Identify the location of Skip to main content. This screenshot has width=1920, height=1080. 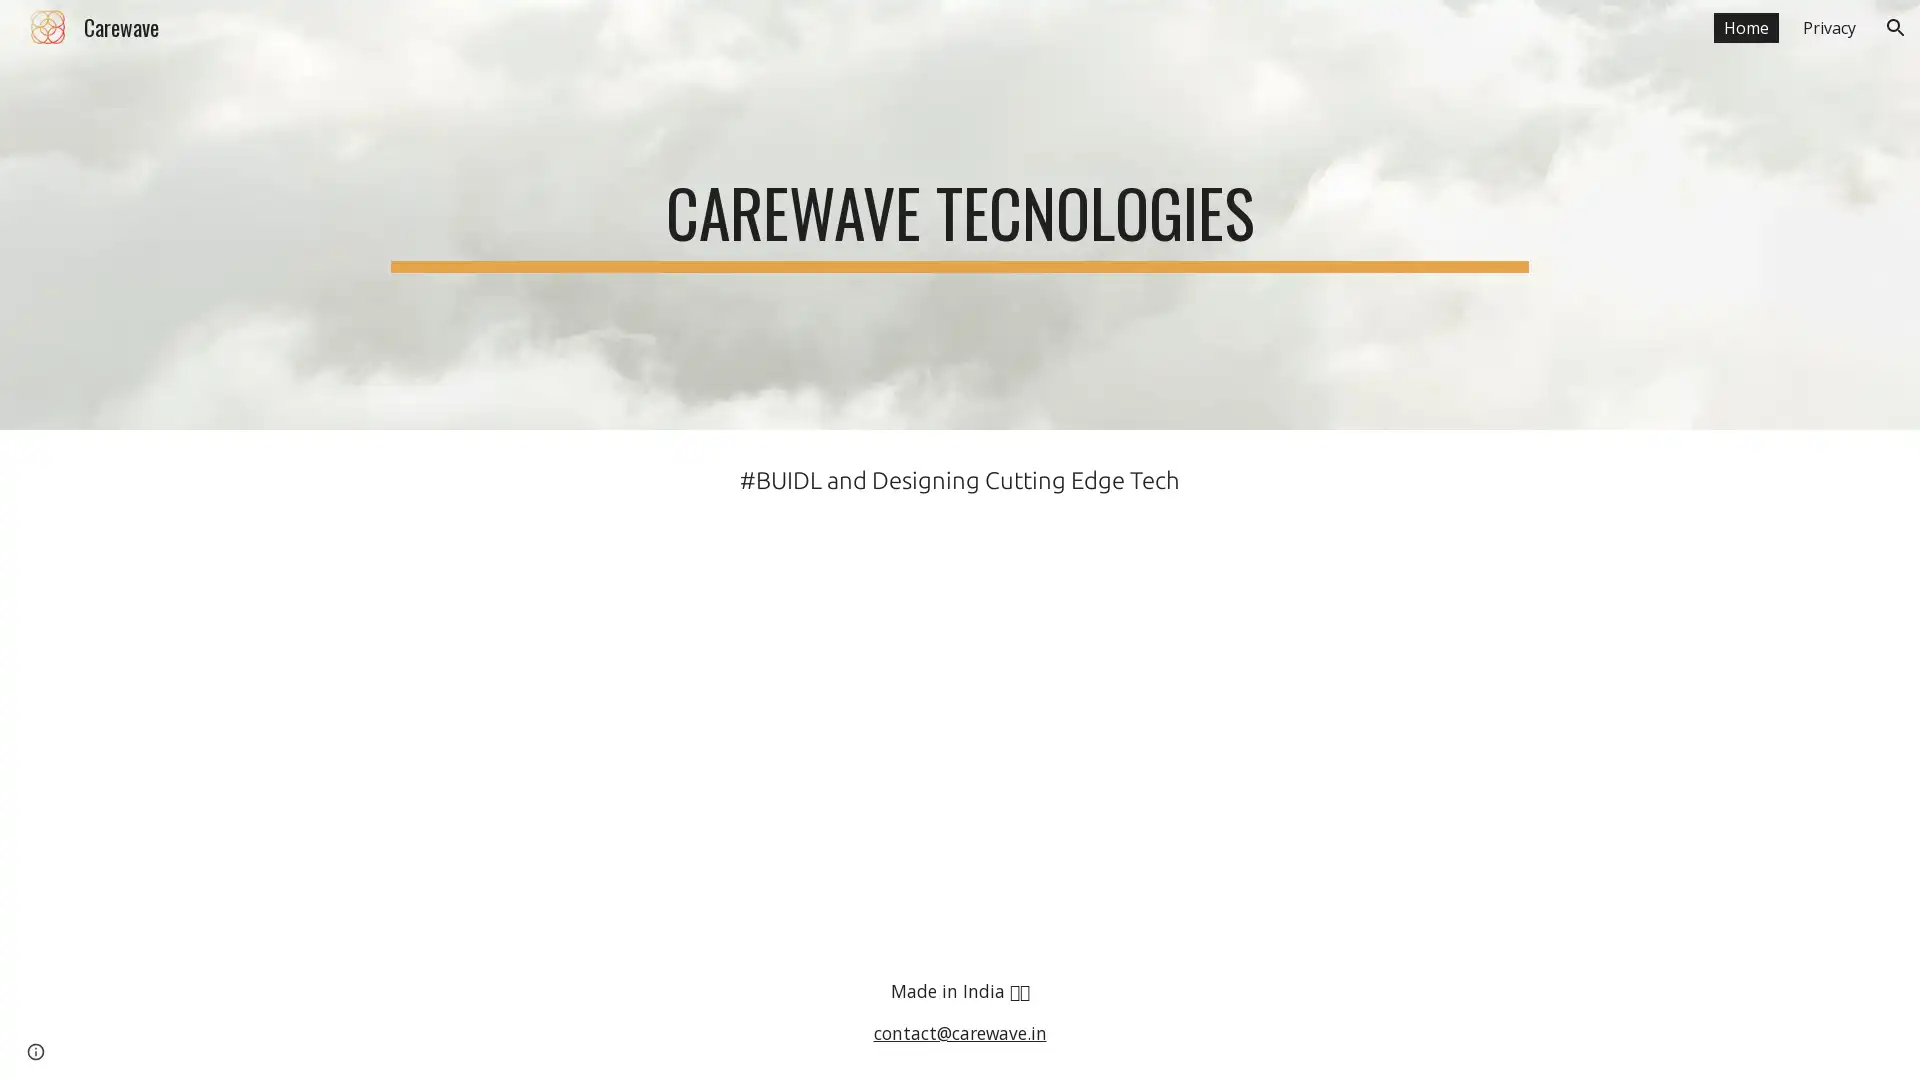
(787, 37).